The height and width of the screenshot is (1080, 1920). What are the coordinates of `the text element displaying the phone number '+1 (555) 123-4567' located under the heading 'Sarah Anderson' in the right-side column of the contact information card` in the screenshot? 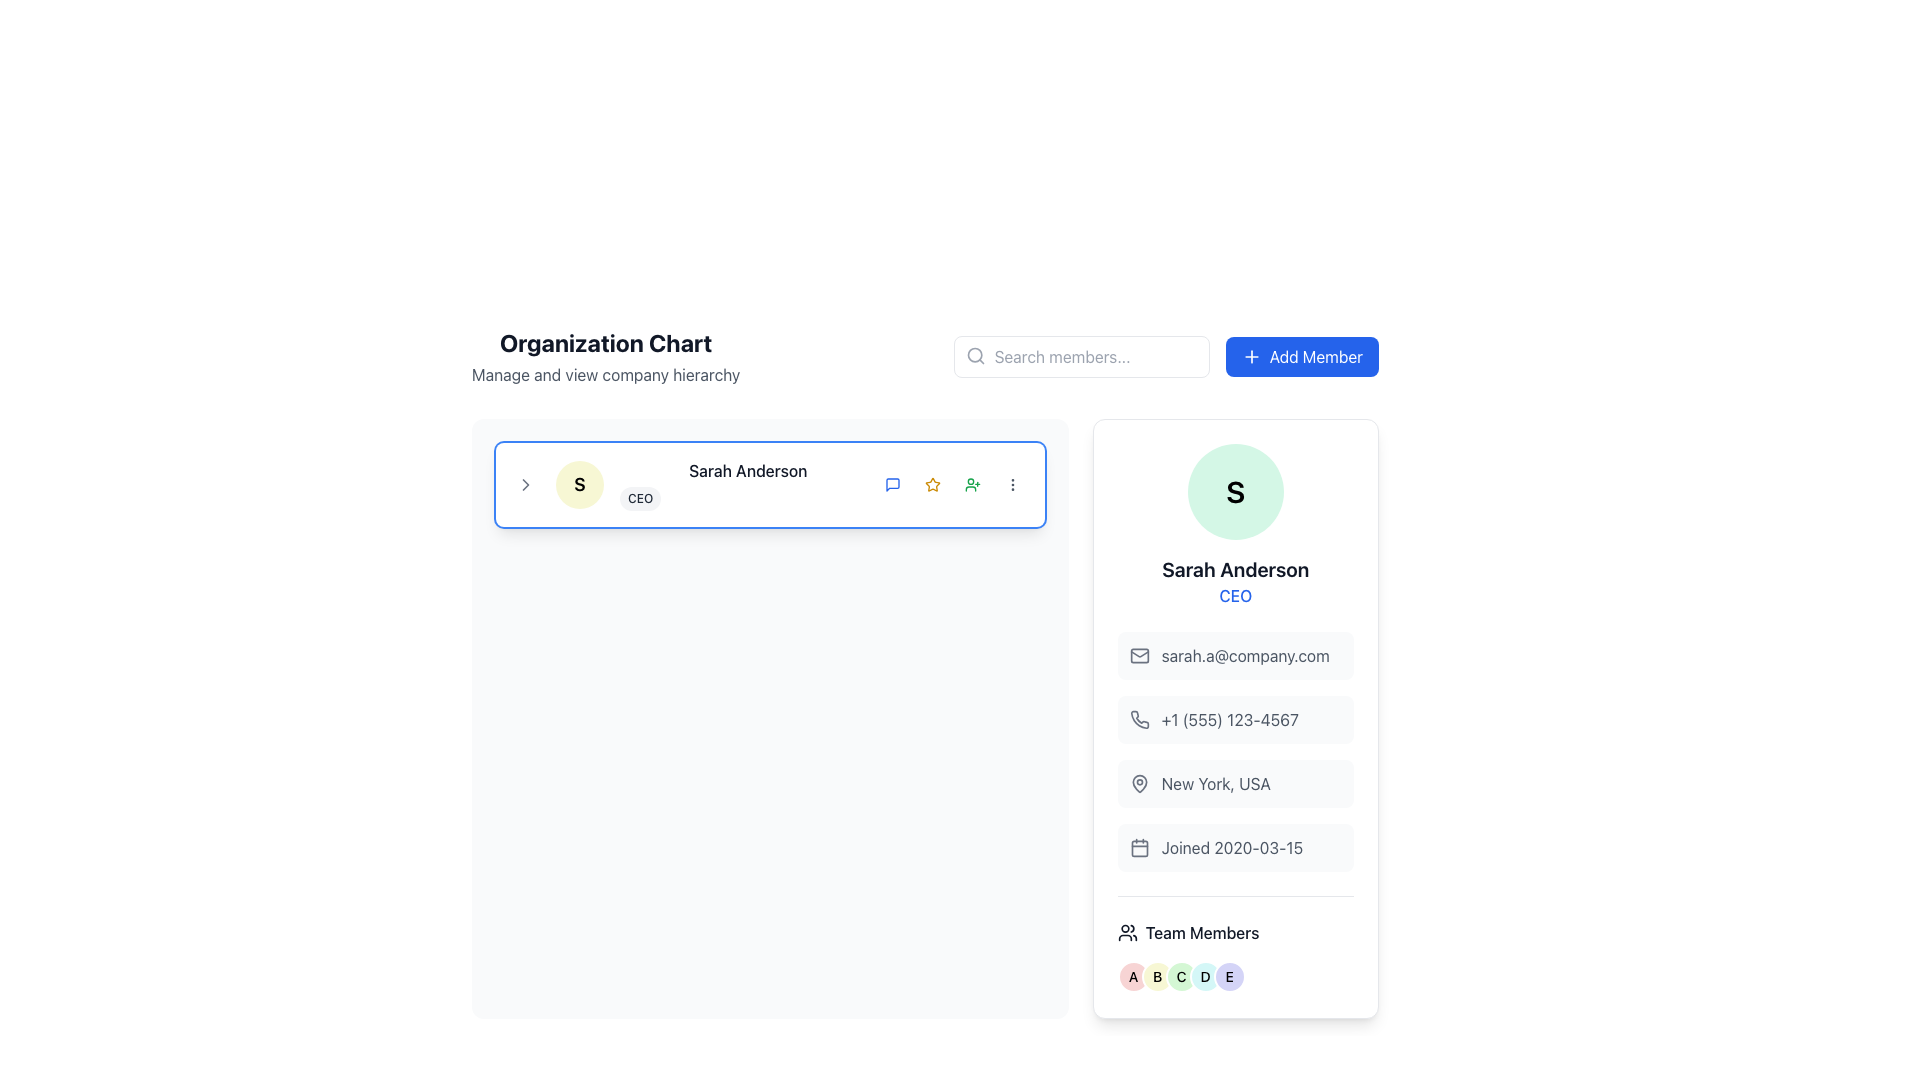 It's located at (1229, 720).